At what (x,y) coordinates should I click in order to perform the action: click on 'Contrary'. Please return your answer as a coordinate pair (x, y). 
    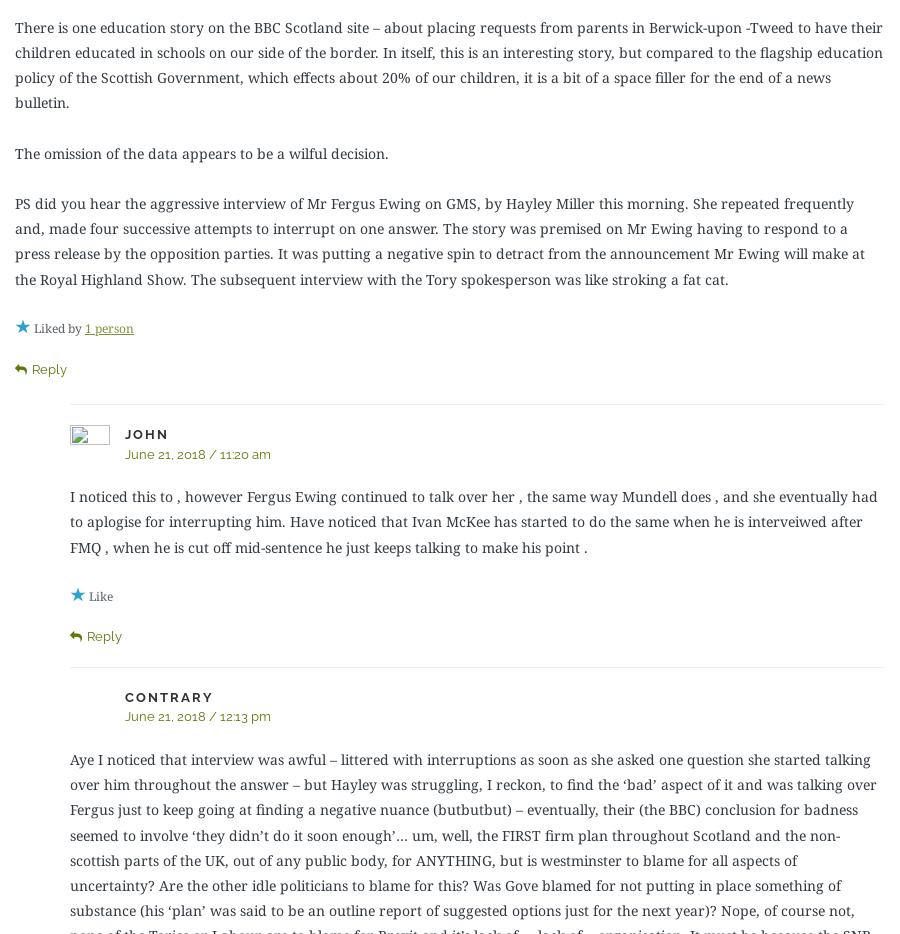
    Looking at the image, I should click on (169, 695).